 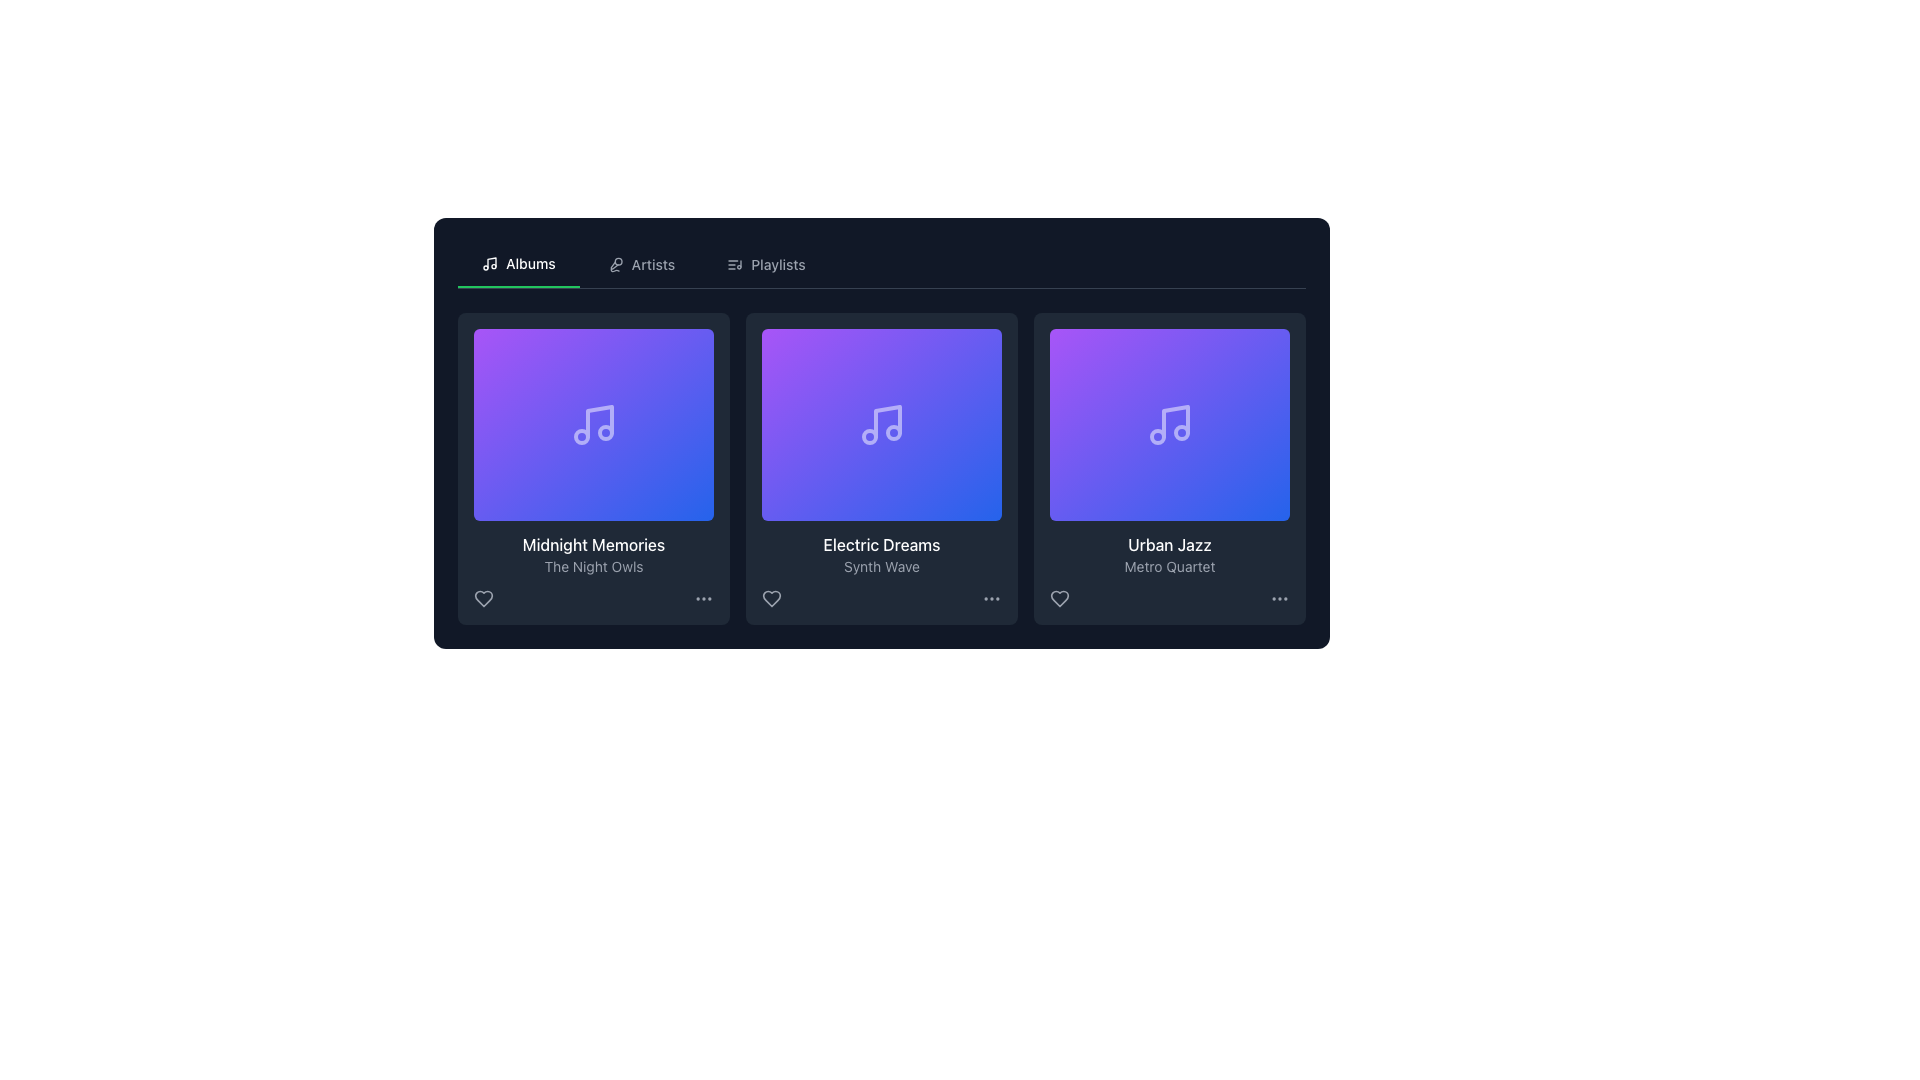 What do you see at coordinates (614, 264) in the screenshot?
I see `the microphone icon representing the 'Artists' navigation tab located at the top of the interface` at bounding box center [614, 264].